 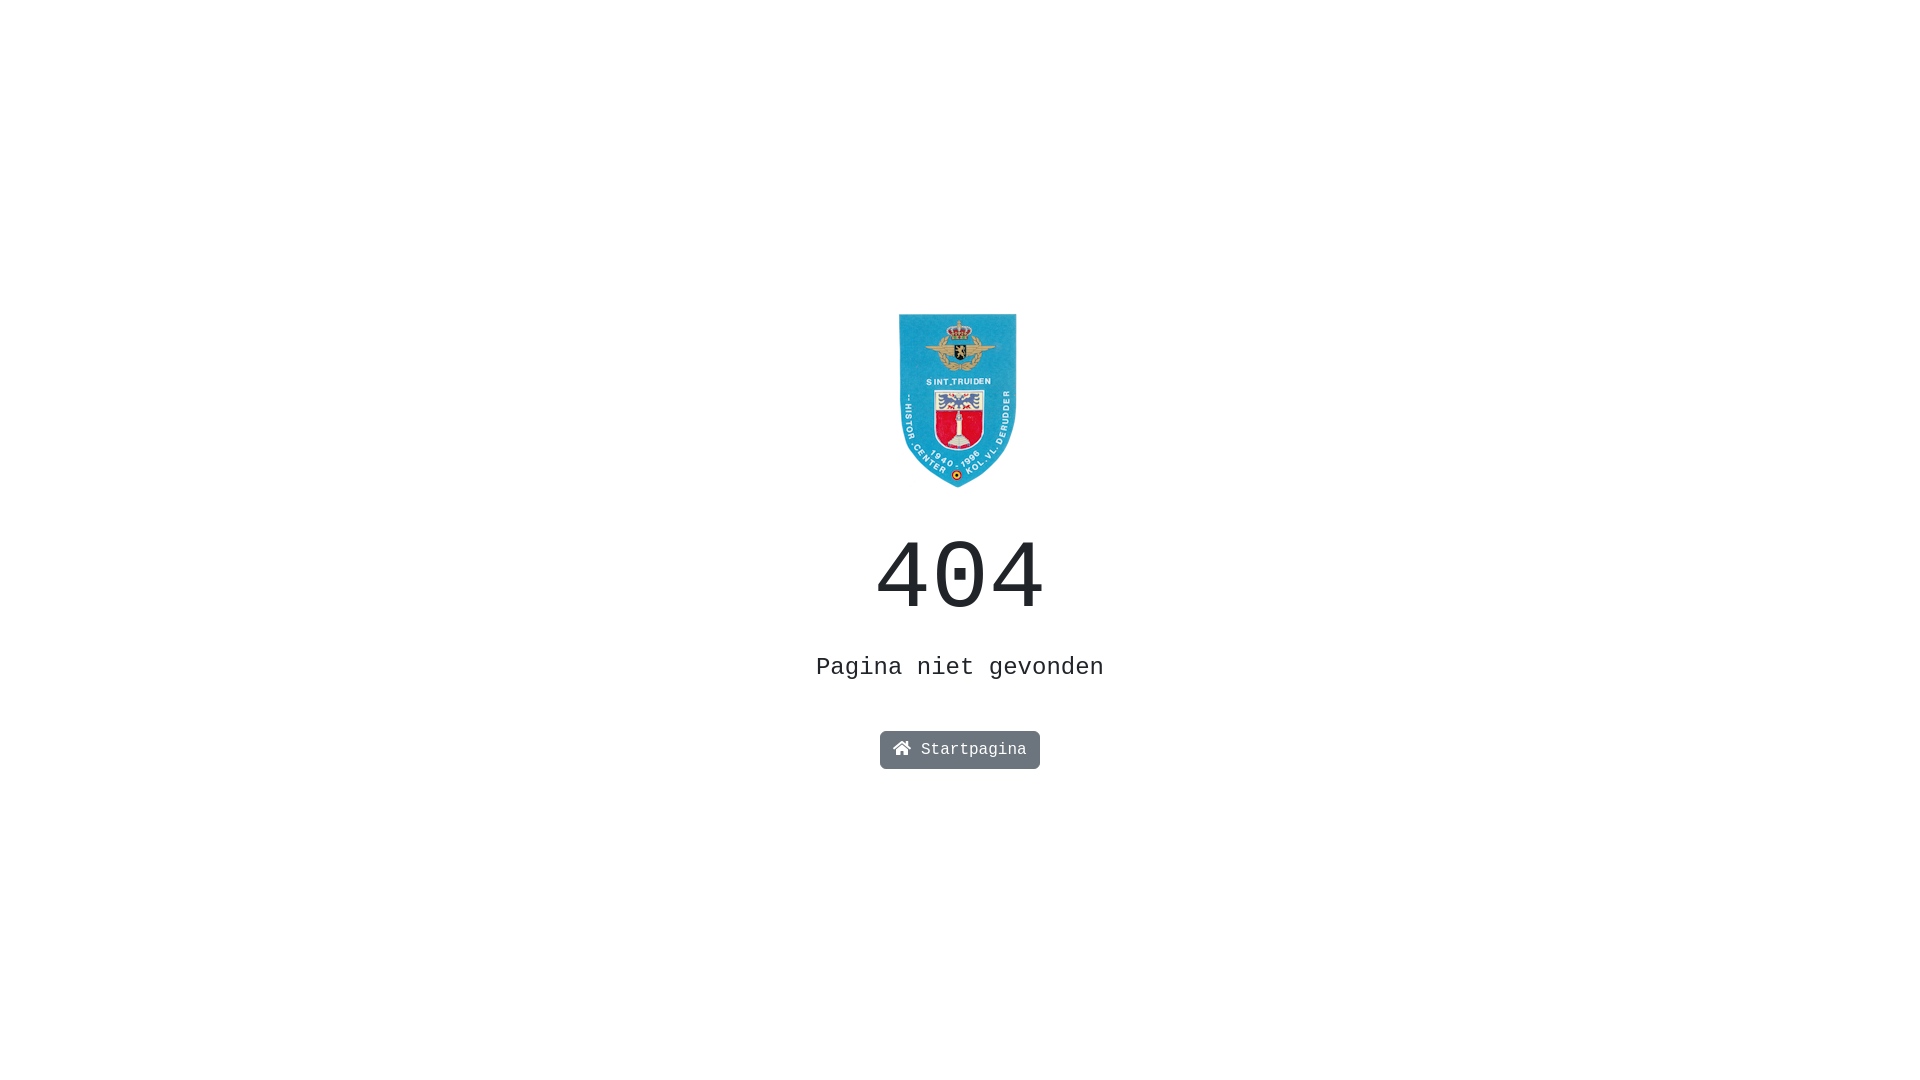 What do you see at coordinates (958, 749) in the screenshot?
I see `'Startpagina'` at bounding box center [958, 749].